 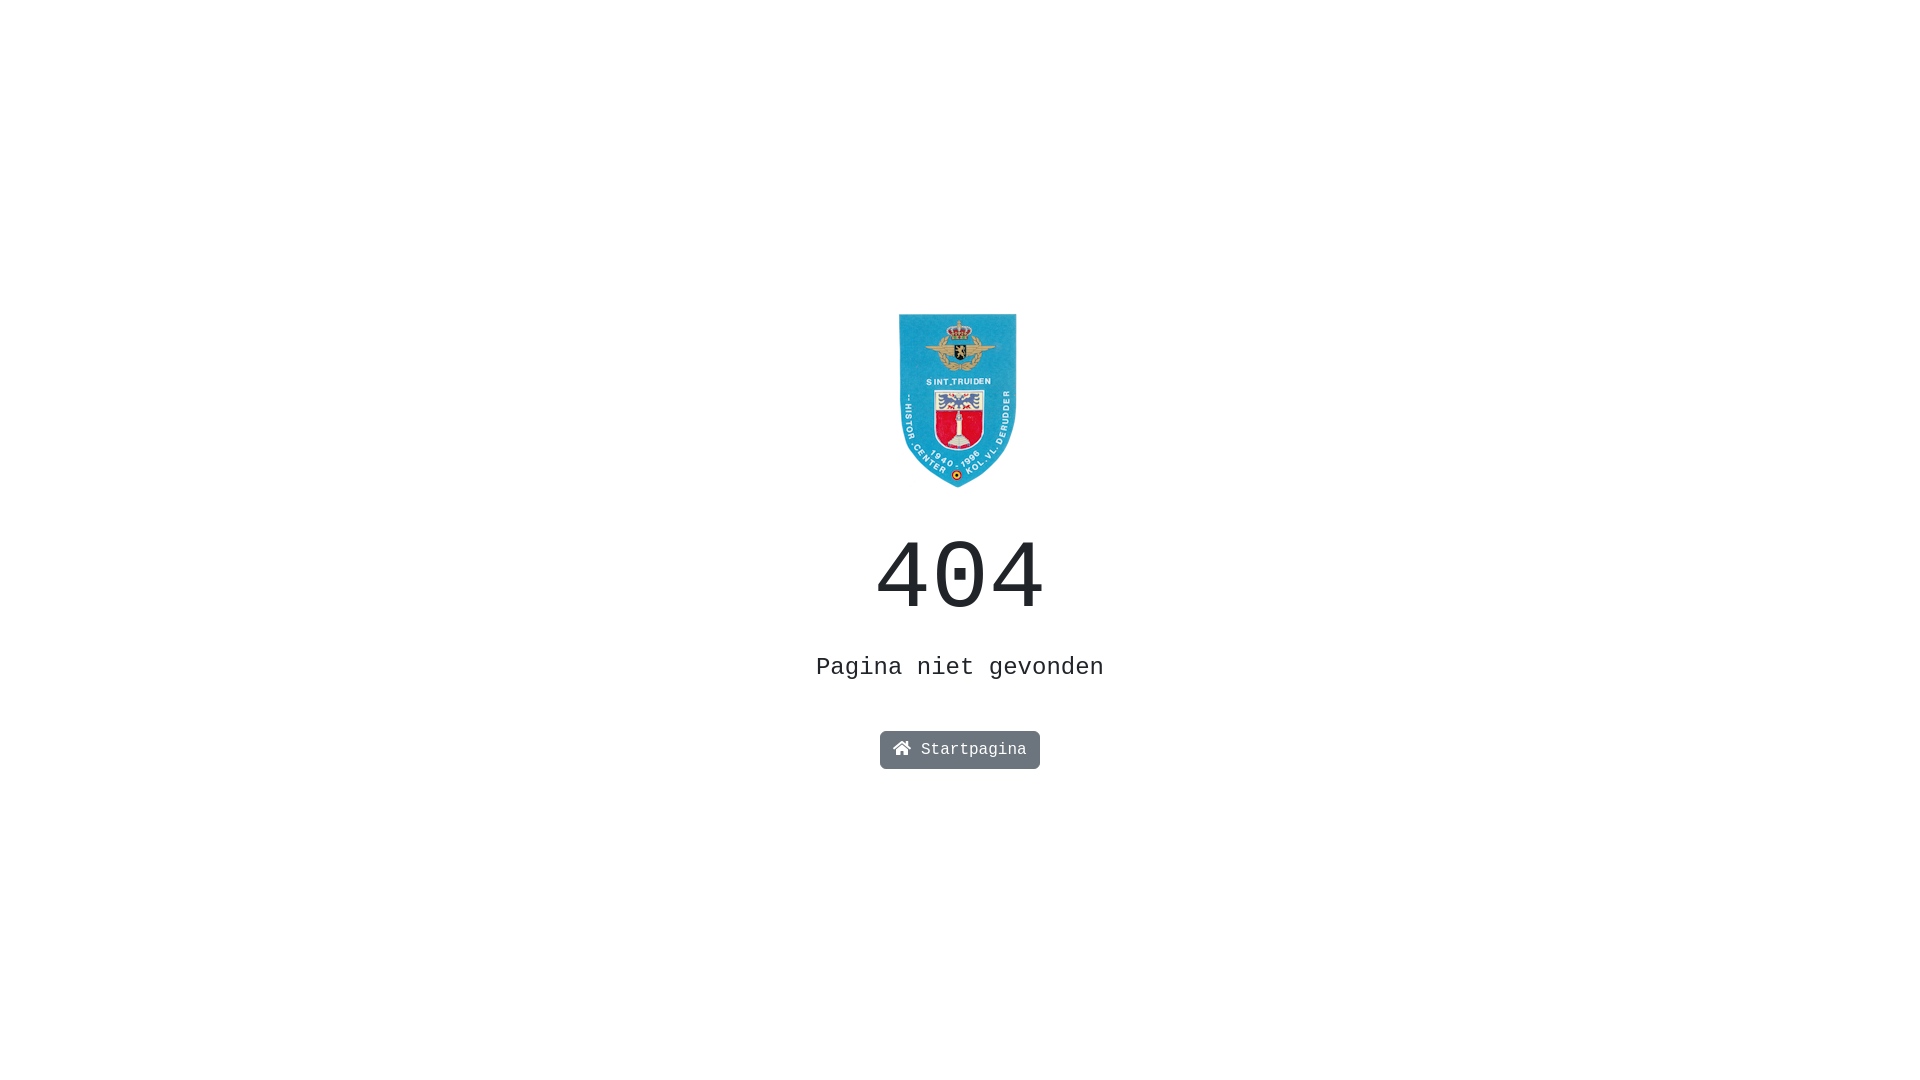 What do you see at coordinates (958, 749) in the screenshot?
I see `'Startpagina'` at bounding box center [958, 749].